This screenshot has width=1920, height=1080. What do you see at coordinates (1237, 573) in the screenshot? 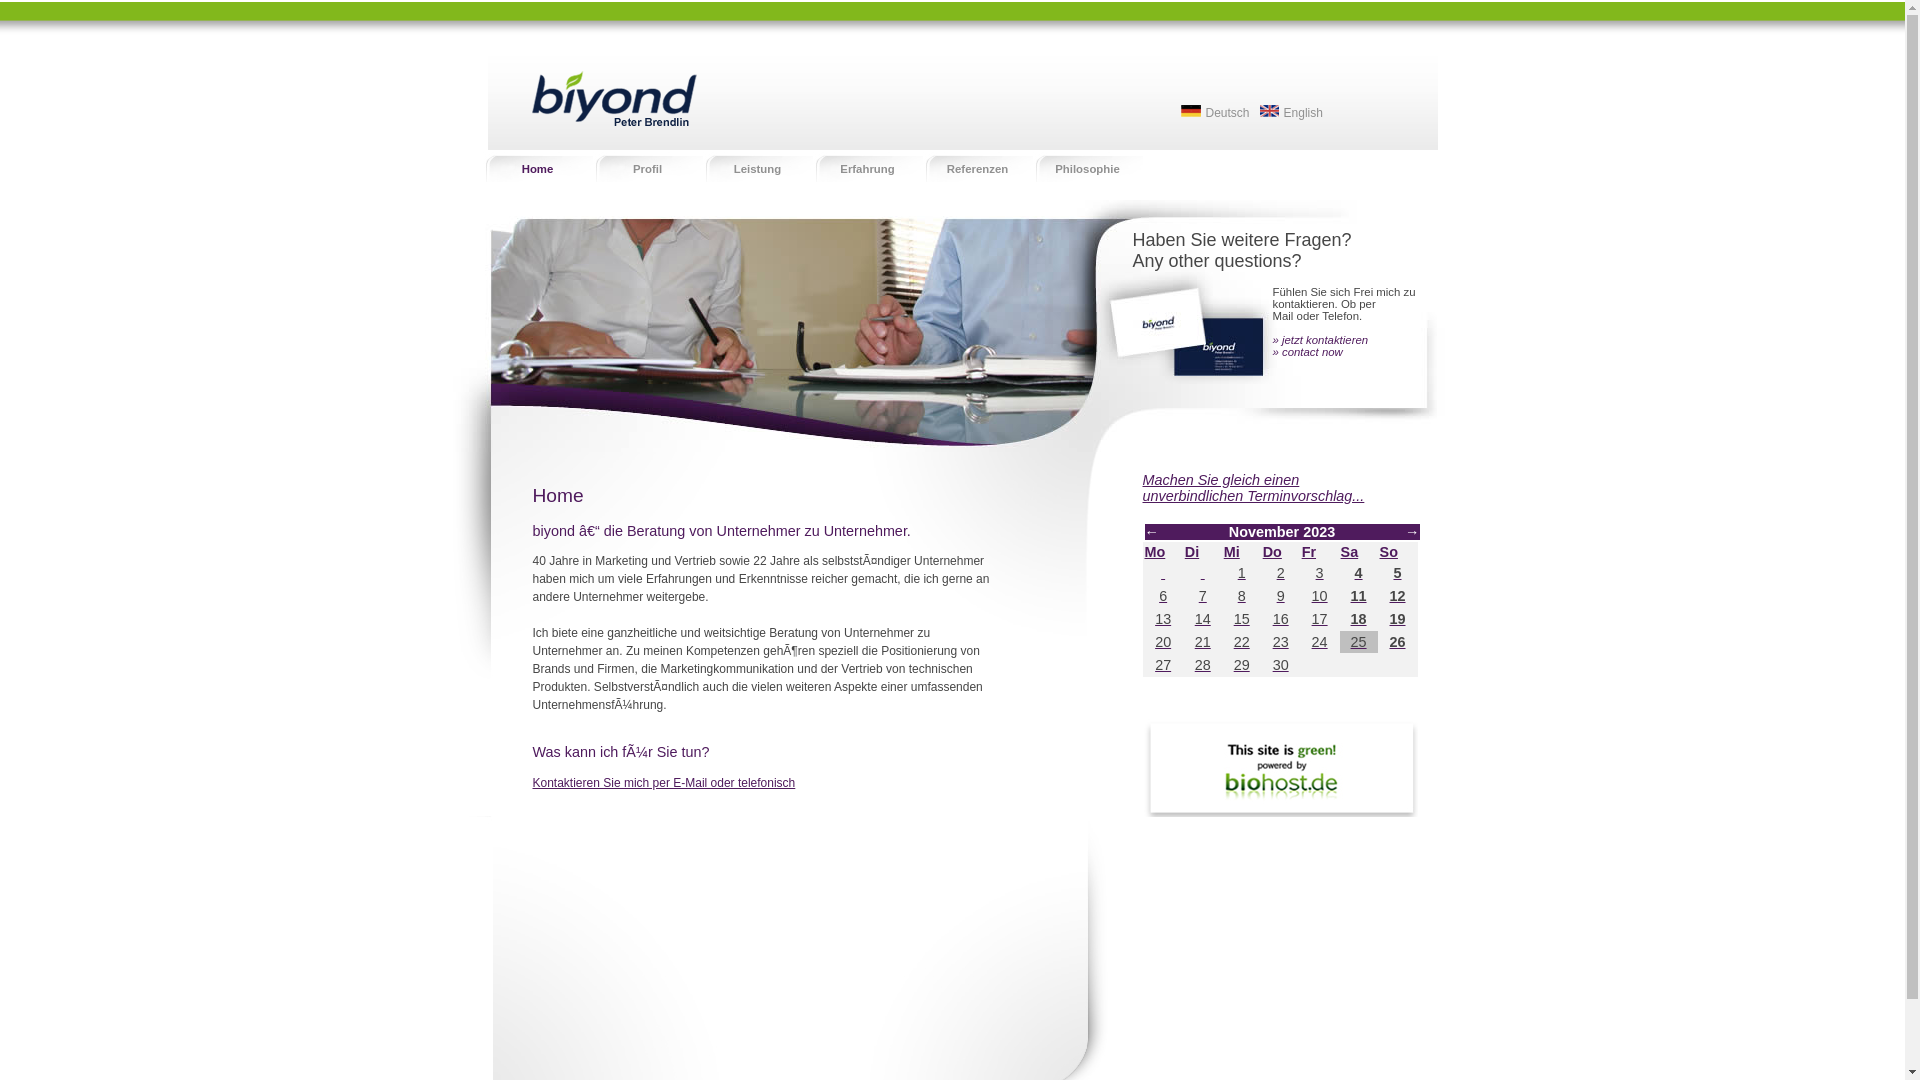
I see `'1'` at bounding box center [1237, 573].